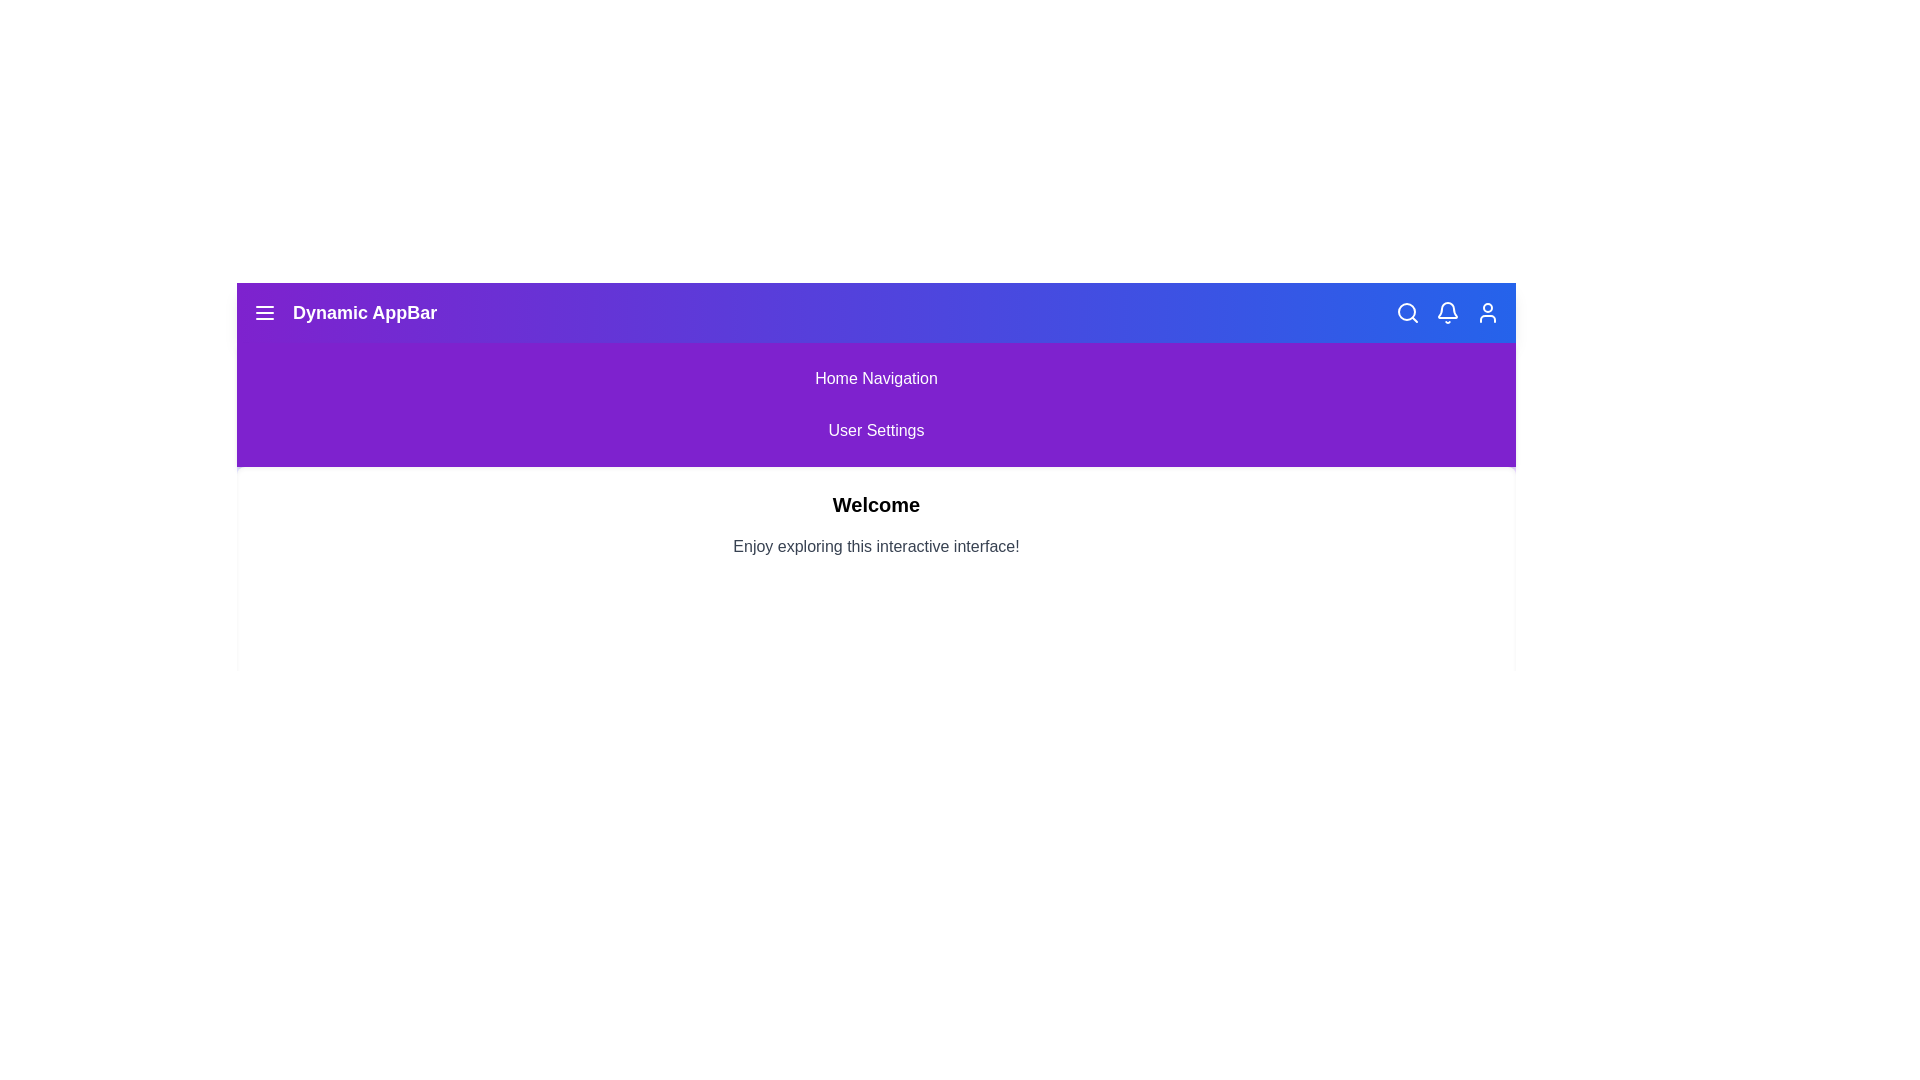 The width and height of the screenshot is (1920, 1080). What do you see at coordinates (876, 378) in the screenshot?
I see `the 'Home Navigation' item in the side menu` at bounding box center [876, 378].